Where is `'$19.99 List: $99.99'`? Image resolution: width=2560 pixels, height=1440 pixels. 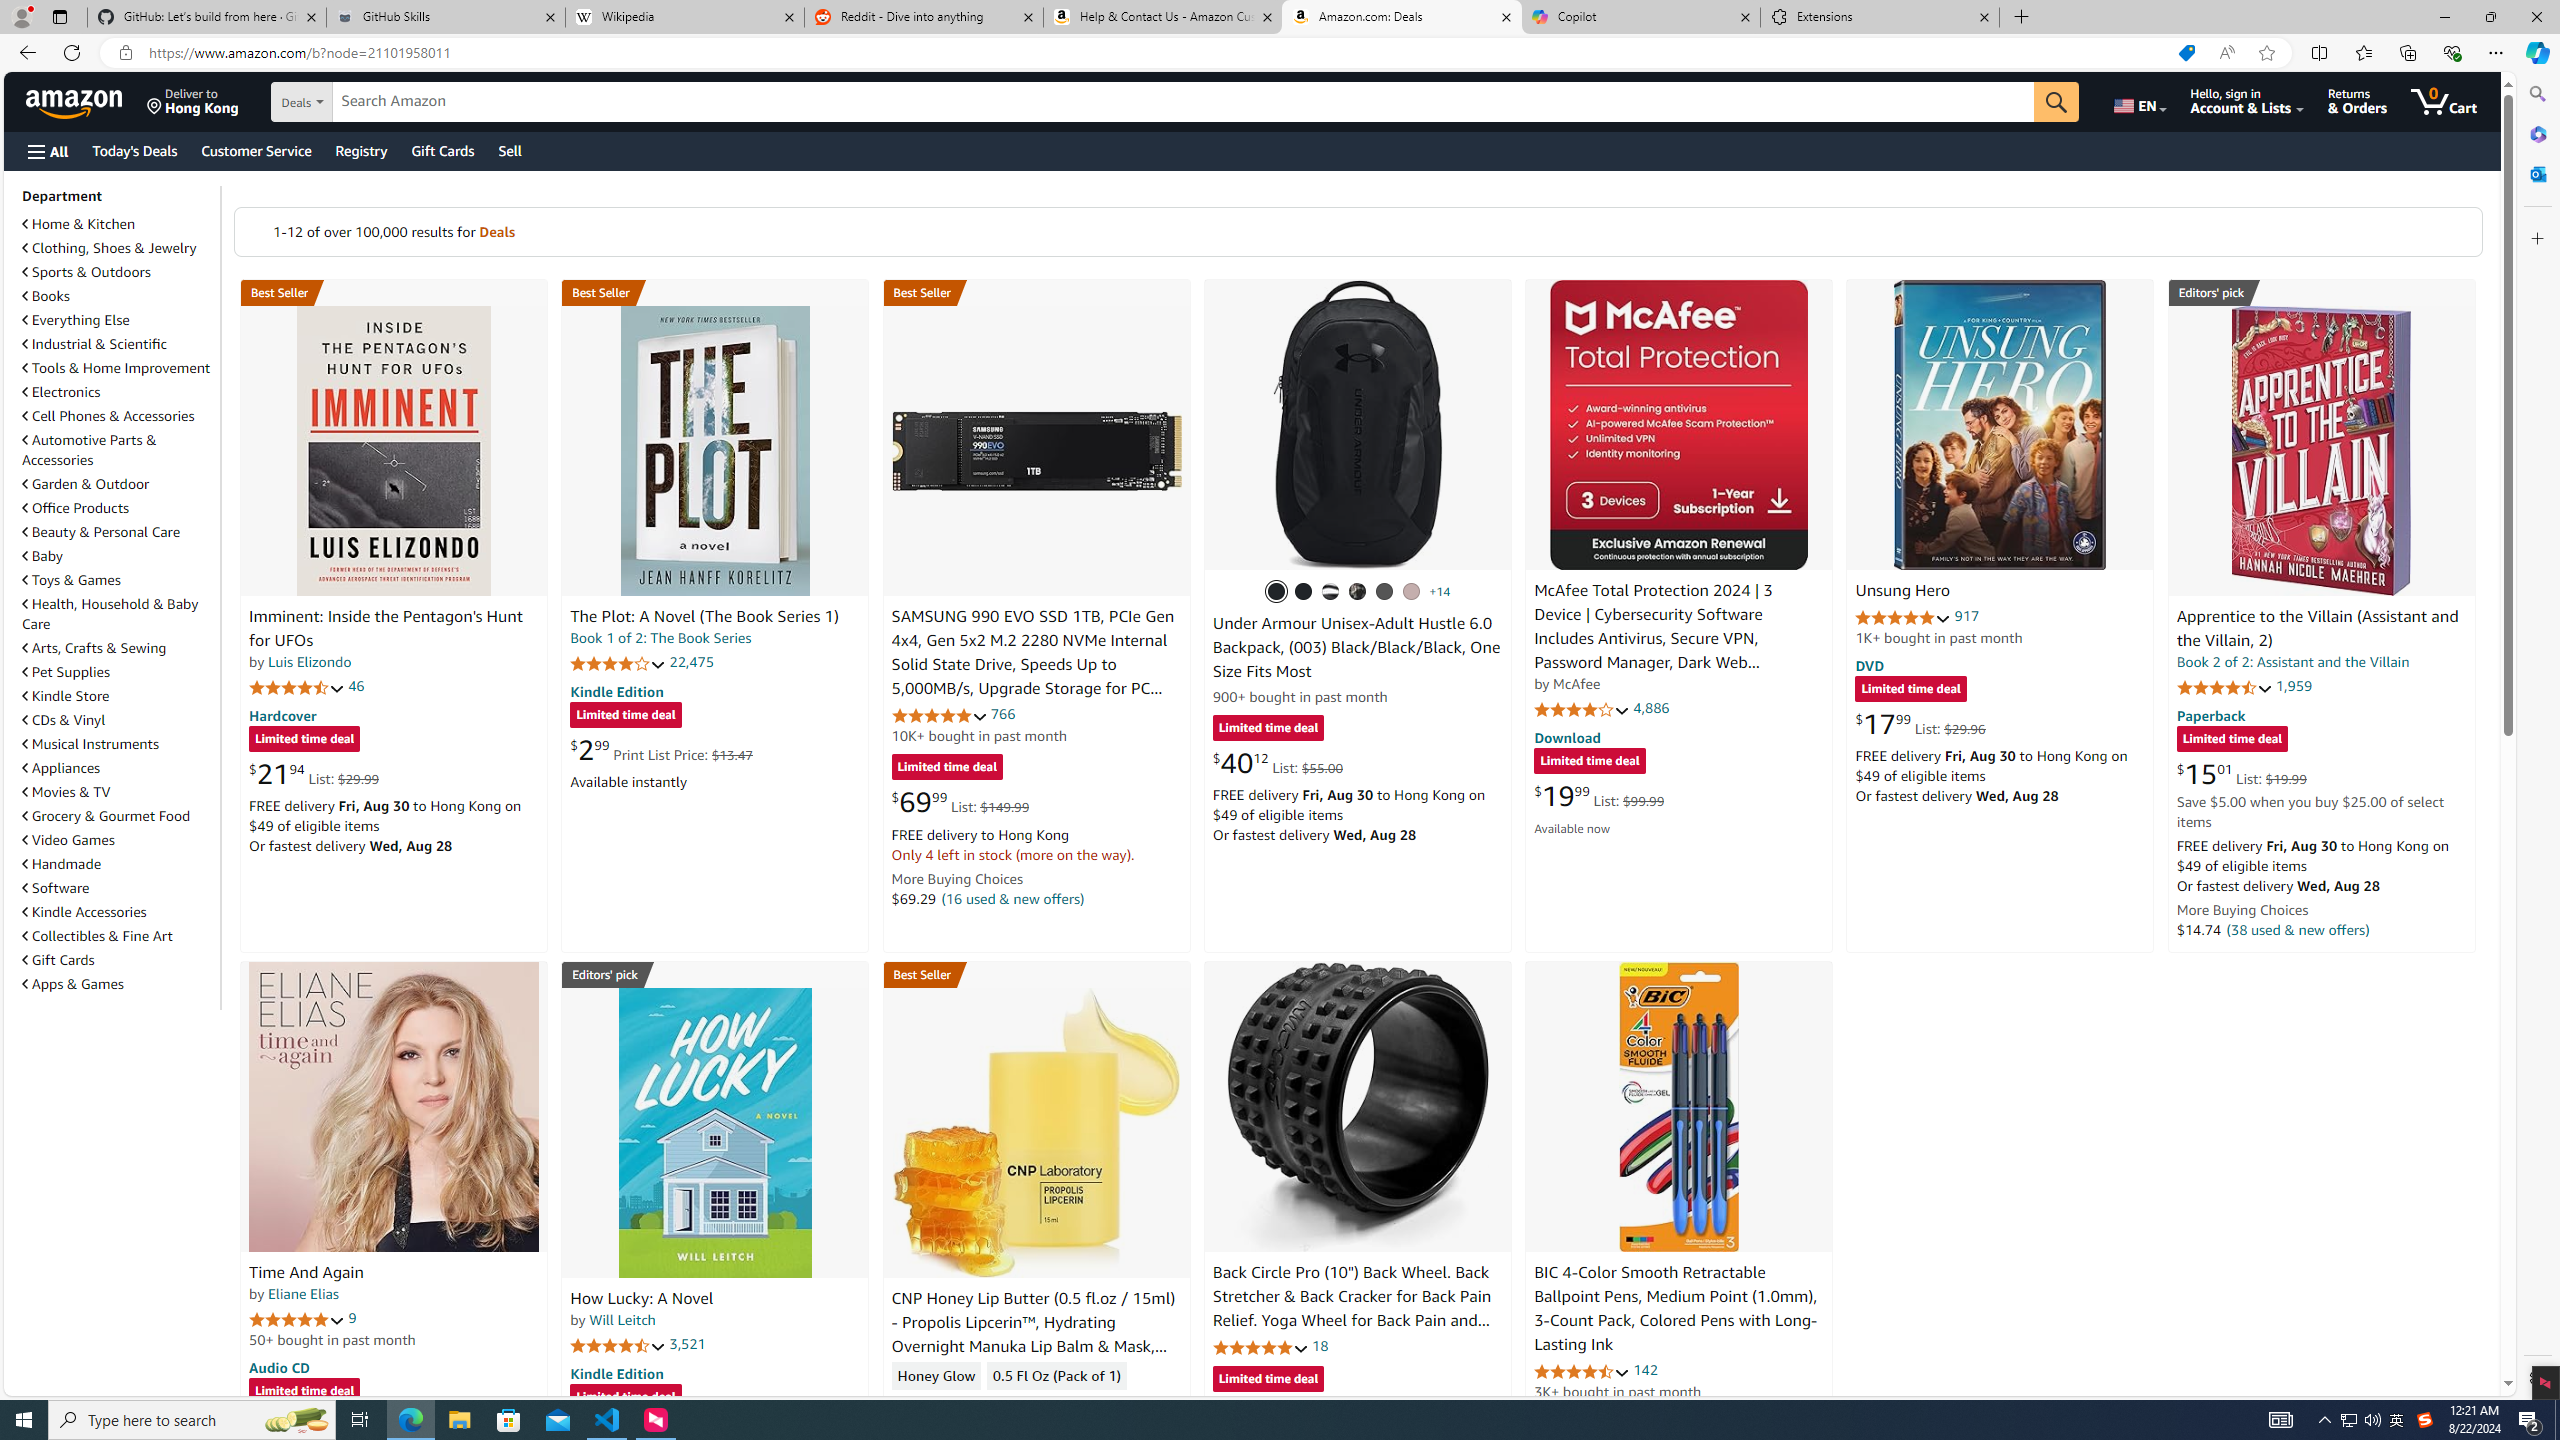
'$19.99 List: $99.99' is located at coordinates (1597, 794).